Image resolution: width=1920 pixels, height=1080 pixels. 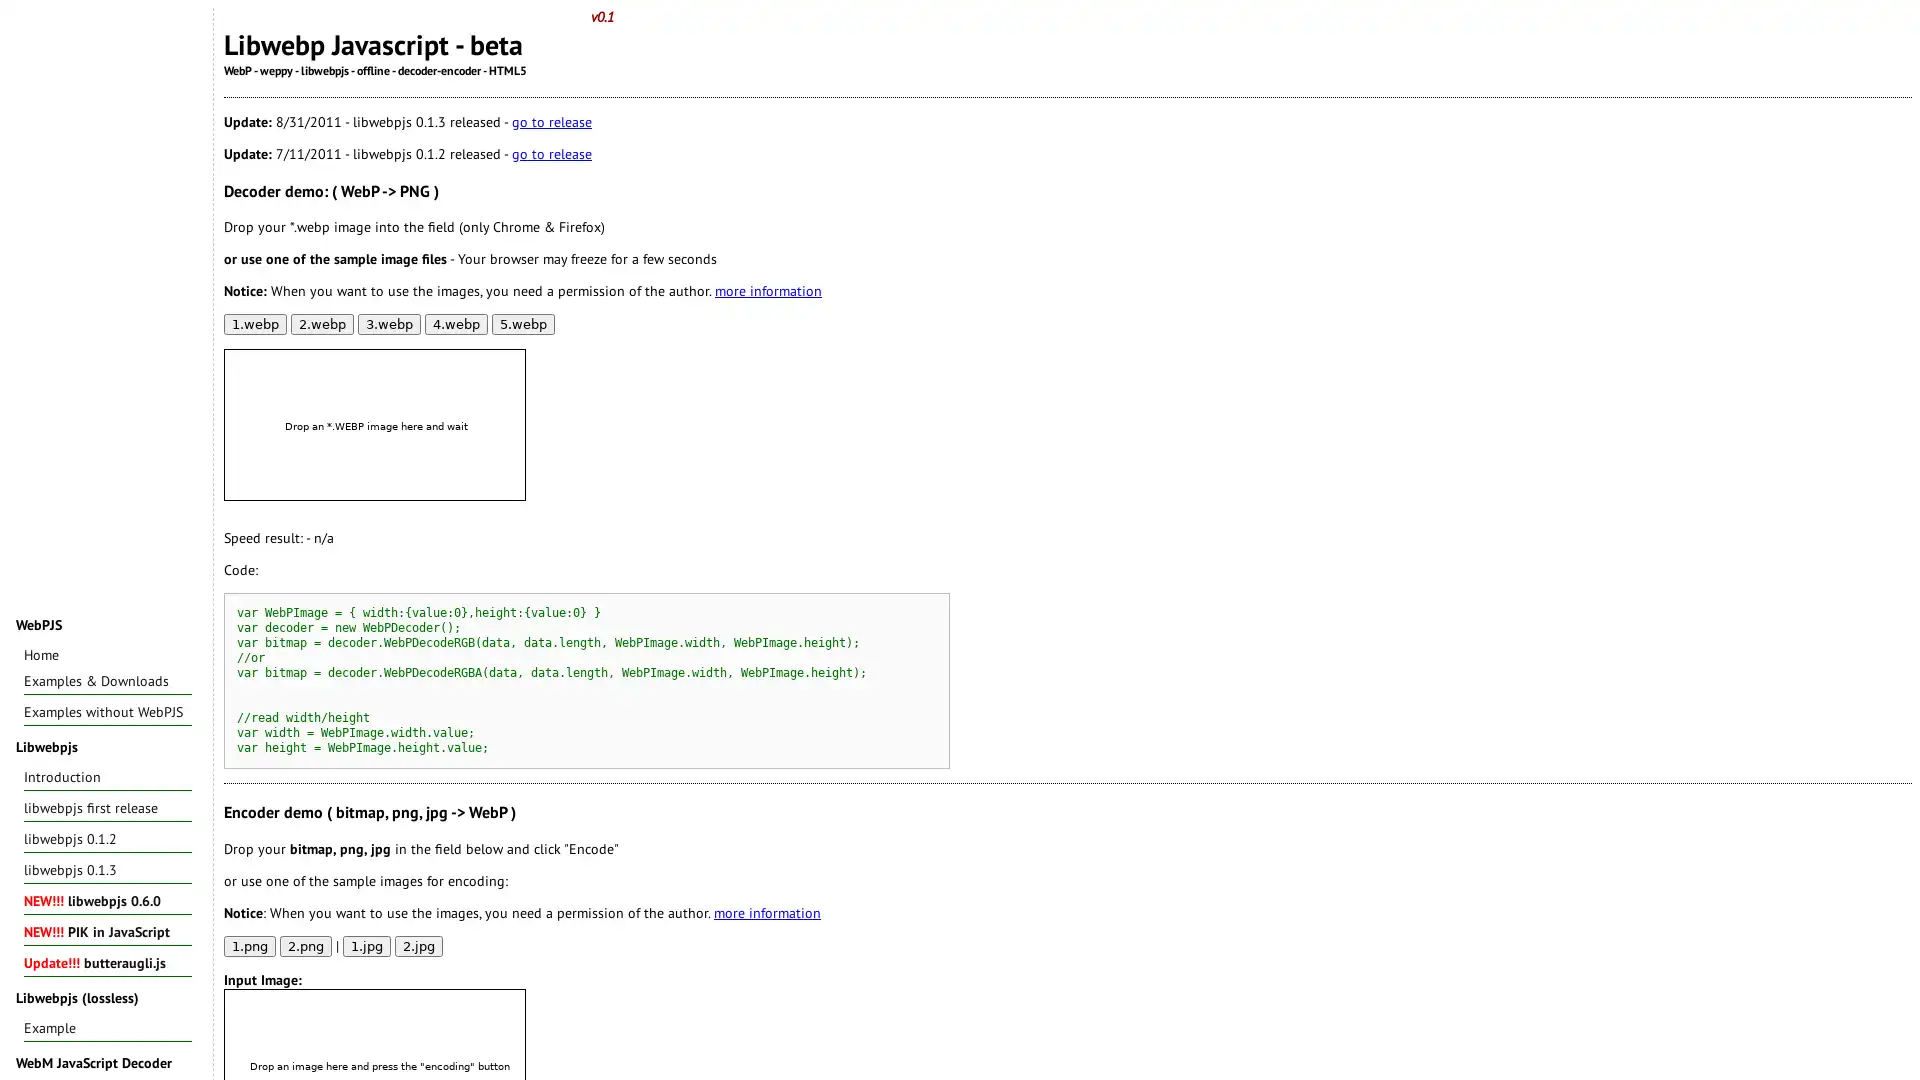 What do you see at coordinates (305, 945) in the screenshot?
I see `2.png` at bounding box center [305, 945].